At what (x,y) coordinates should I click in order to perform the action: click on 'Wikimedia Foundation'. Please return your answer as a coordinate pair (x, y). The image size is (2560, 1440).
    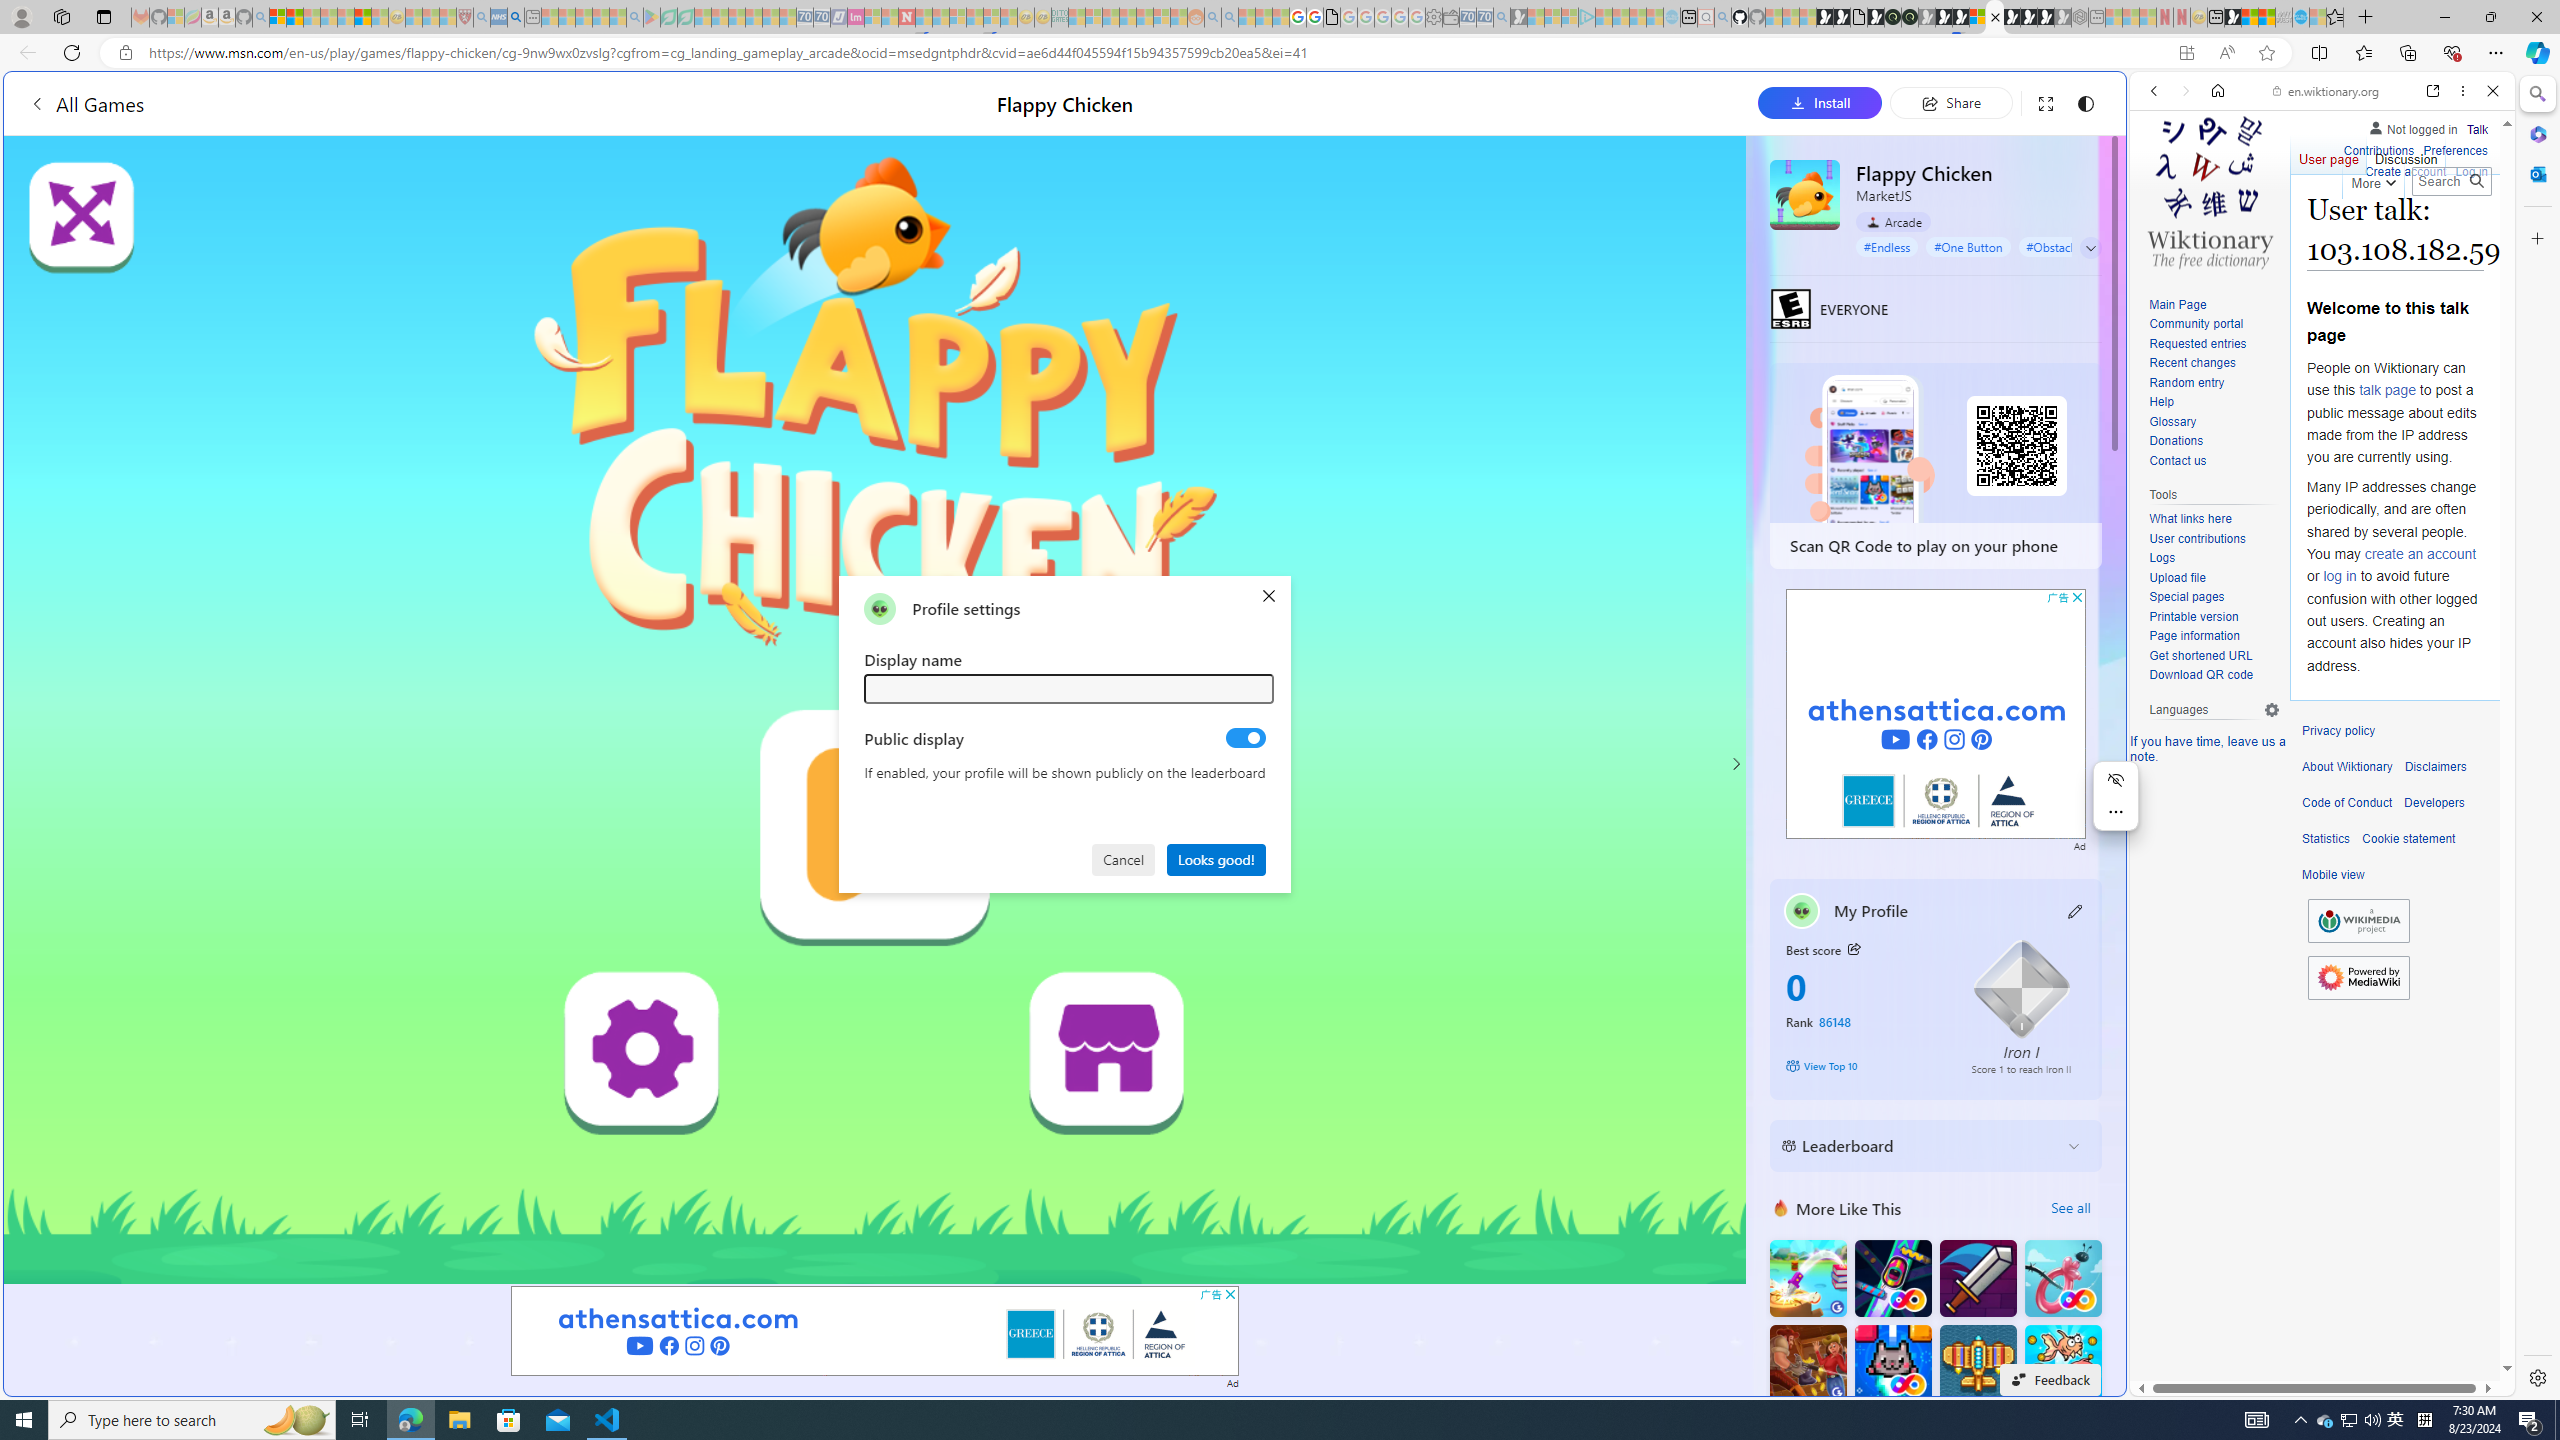
    Looking at the image, I should click on (2359, 919).